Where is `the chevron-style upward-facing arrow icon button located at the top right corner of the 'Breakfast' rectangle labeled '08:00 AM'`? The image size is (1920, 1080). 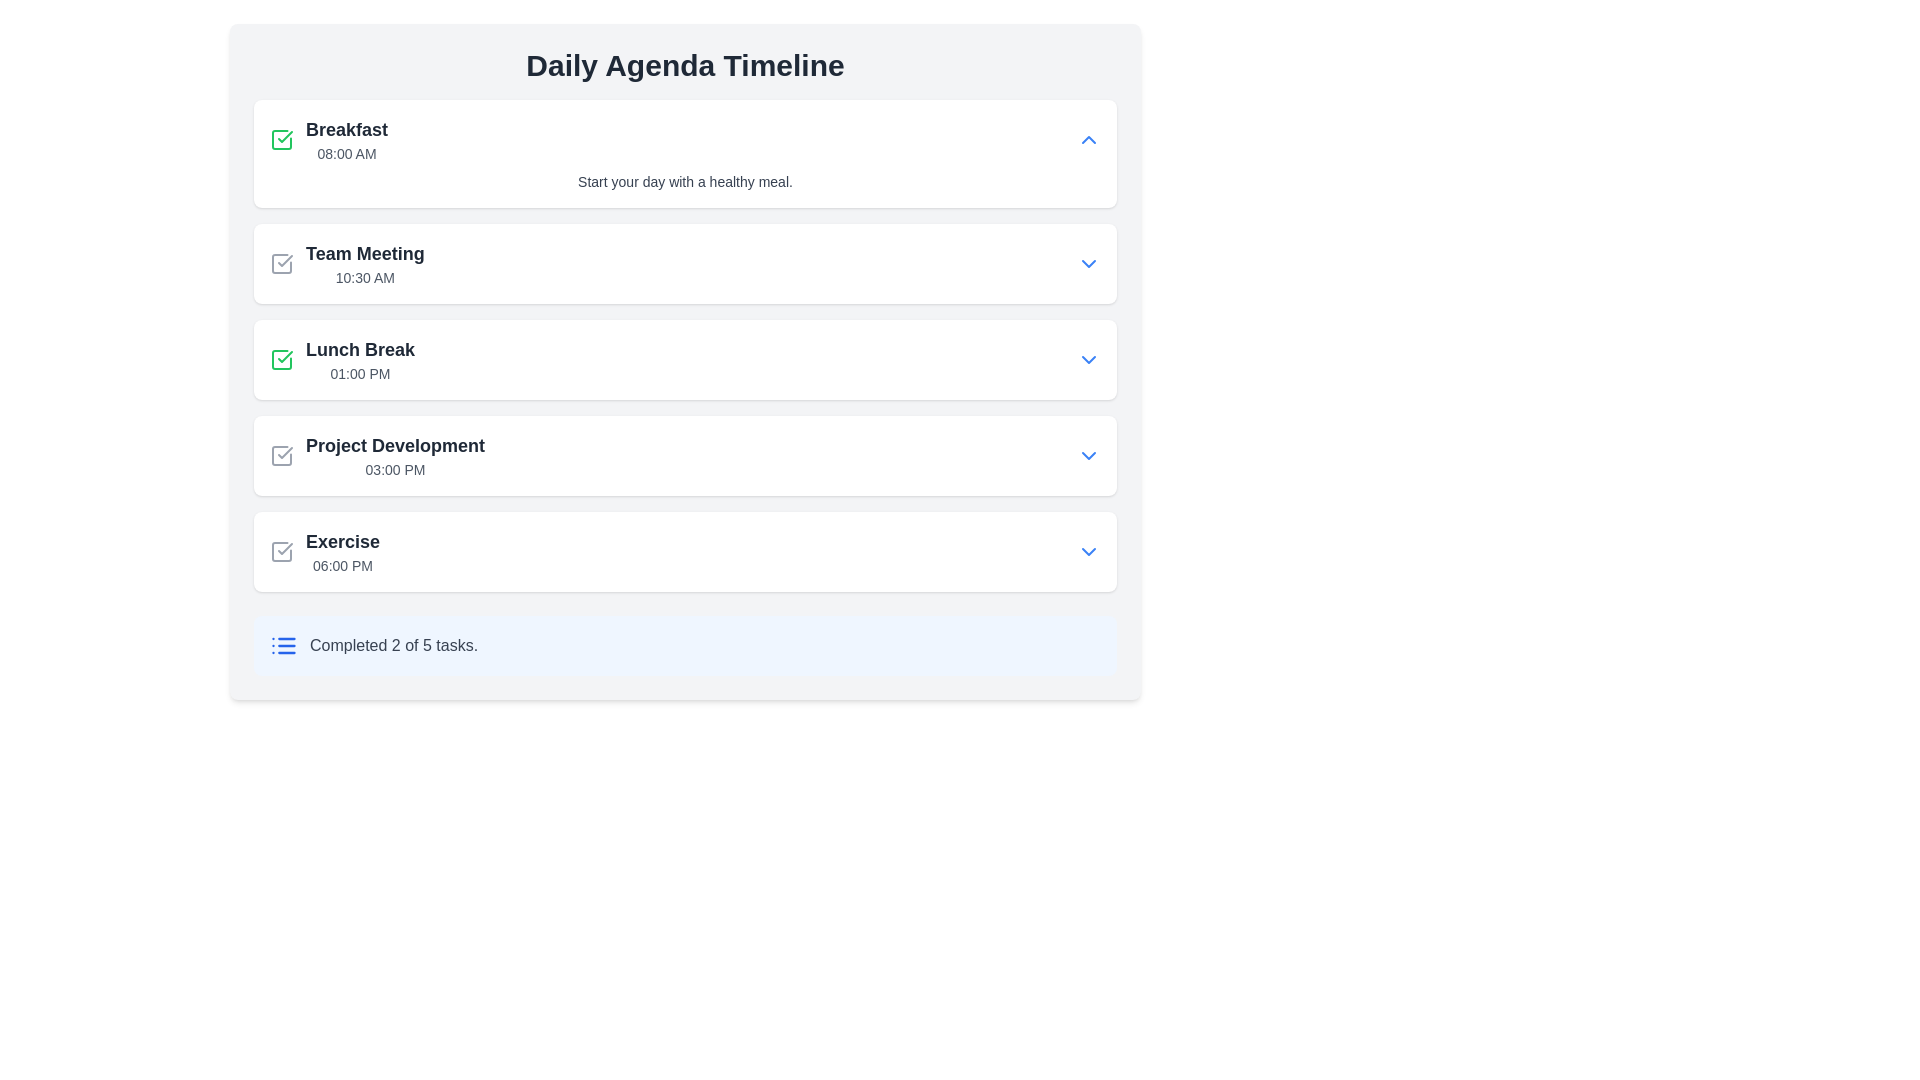 the chevron-style upward-facing arrow icon button located at the top right corner of the 'Breakfast' rectangle labeled '08:00 AM' is located at coordinates (1088, 138).